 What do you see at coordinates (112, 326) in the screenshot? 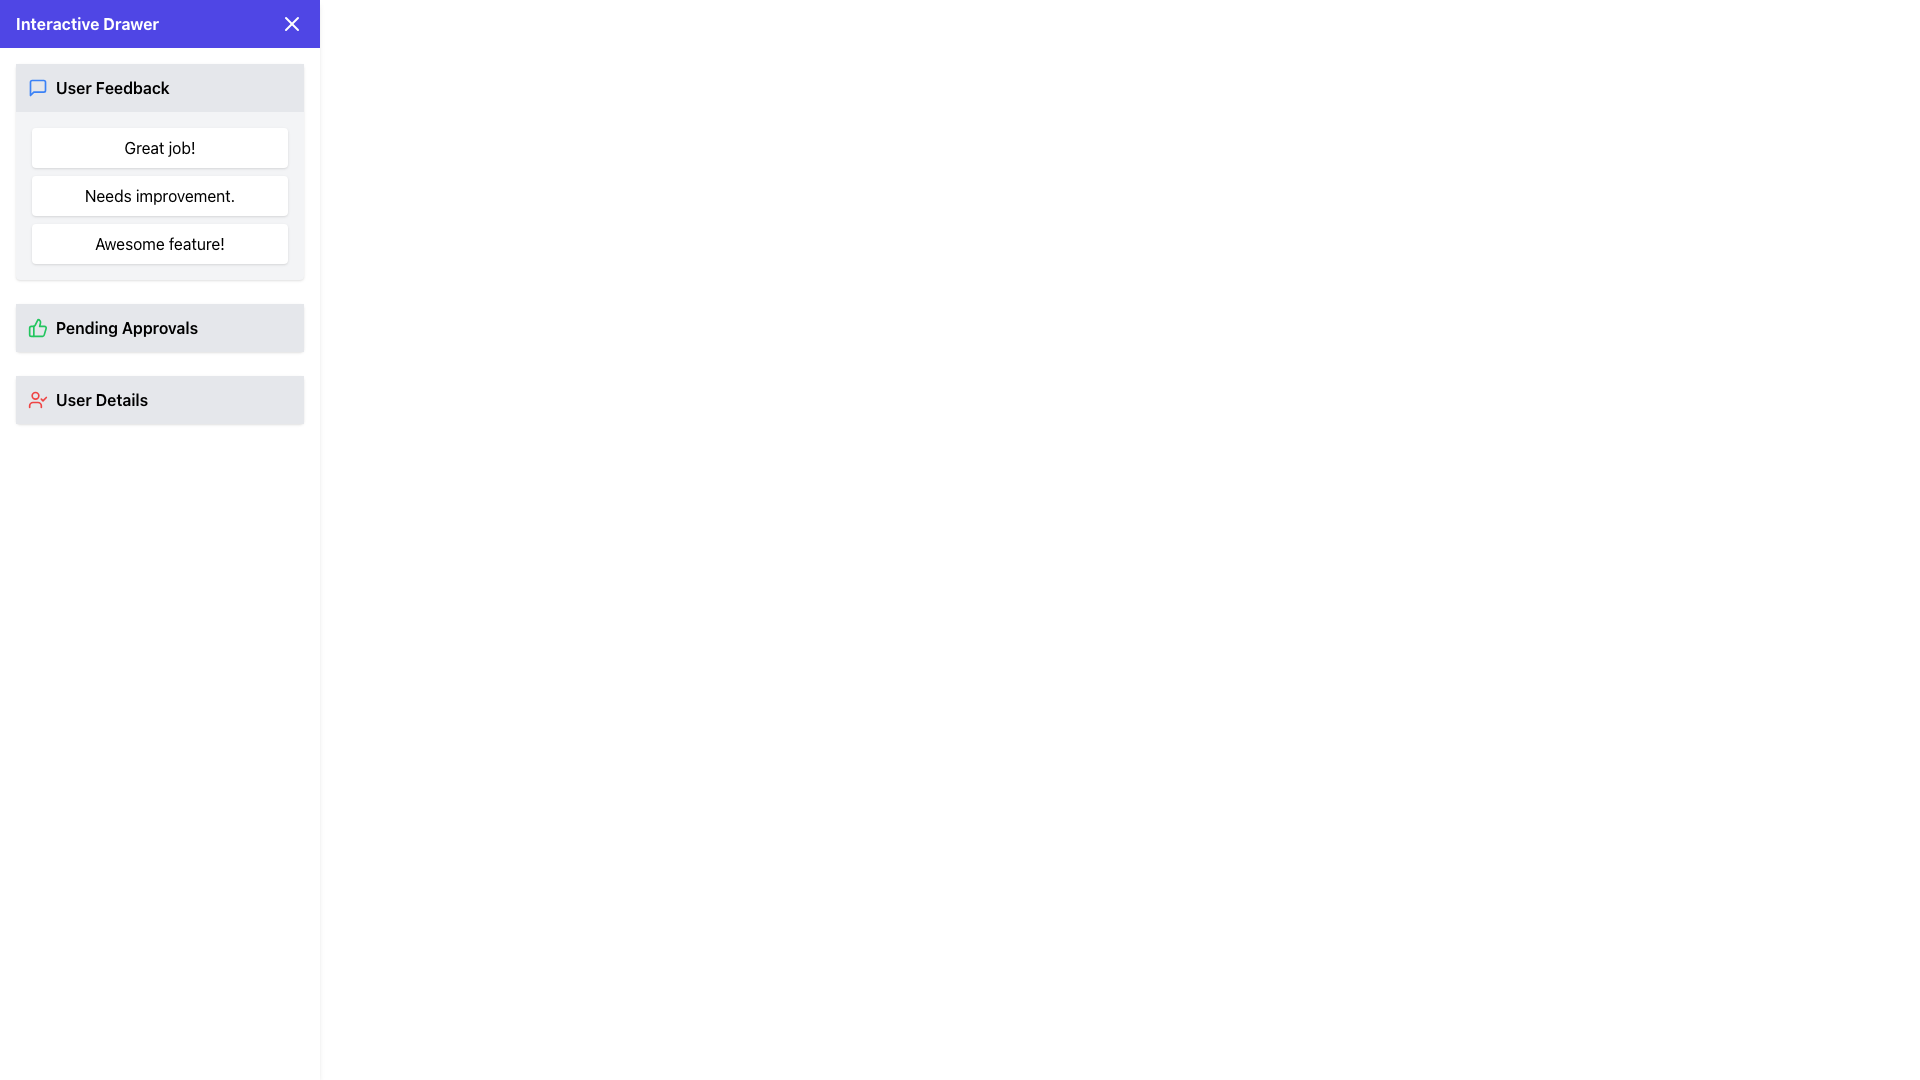
I see `the 'Pending Approvals' interactive label with icon, located in the 'Interactive Drawer' component, positioned beneath 'User Feedback' and above 'User Details'` at bounding box center [112, 326].